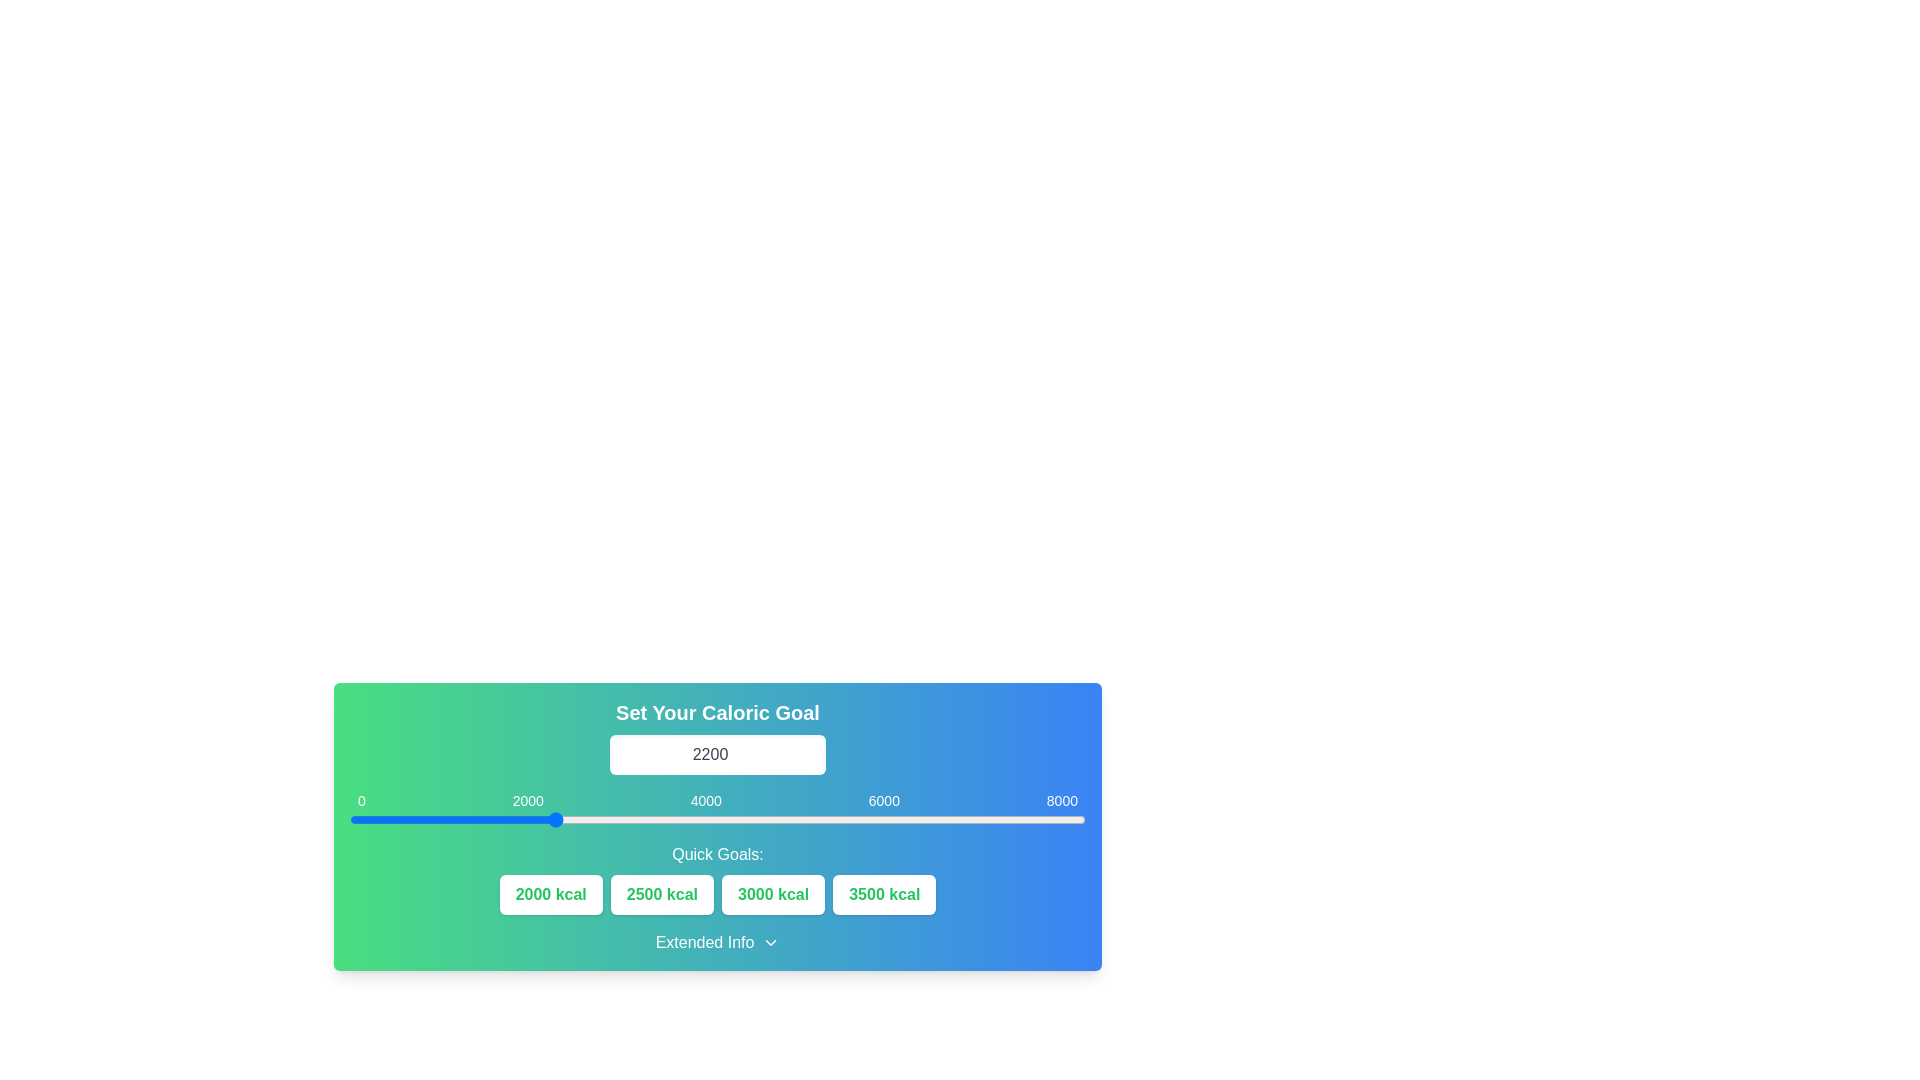 The width and height of the screenshot is (1920, 1080). What do you see at coordinates (718, 820) in the screenshot?
I see `the track of the horizontal slider component to set the knob position, which is currently at the numerical label '2000'` at bounding box center [718, 820].